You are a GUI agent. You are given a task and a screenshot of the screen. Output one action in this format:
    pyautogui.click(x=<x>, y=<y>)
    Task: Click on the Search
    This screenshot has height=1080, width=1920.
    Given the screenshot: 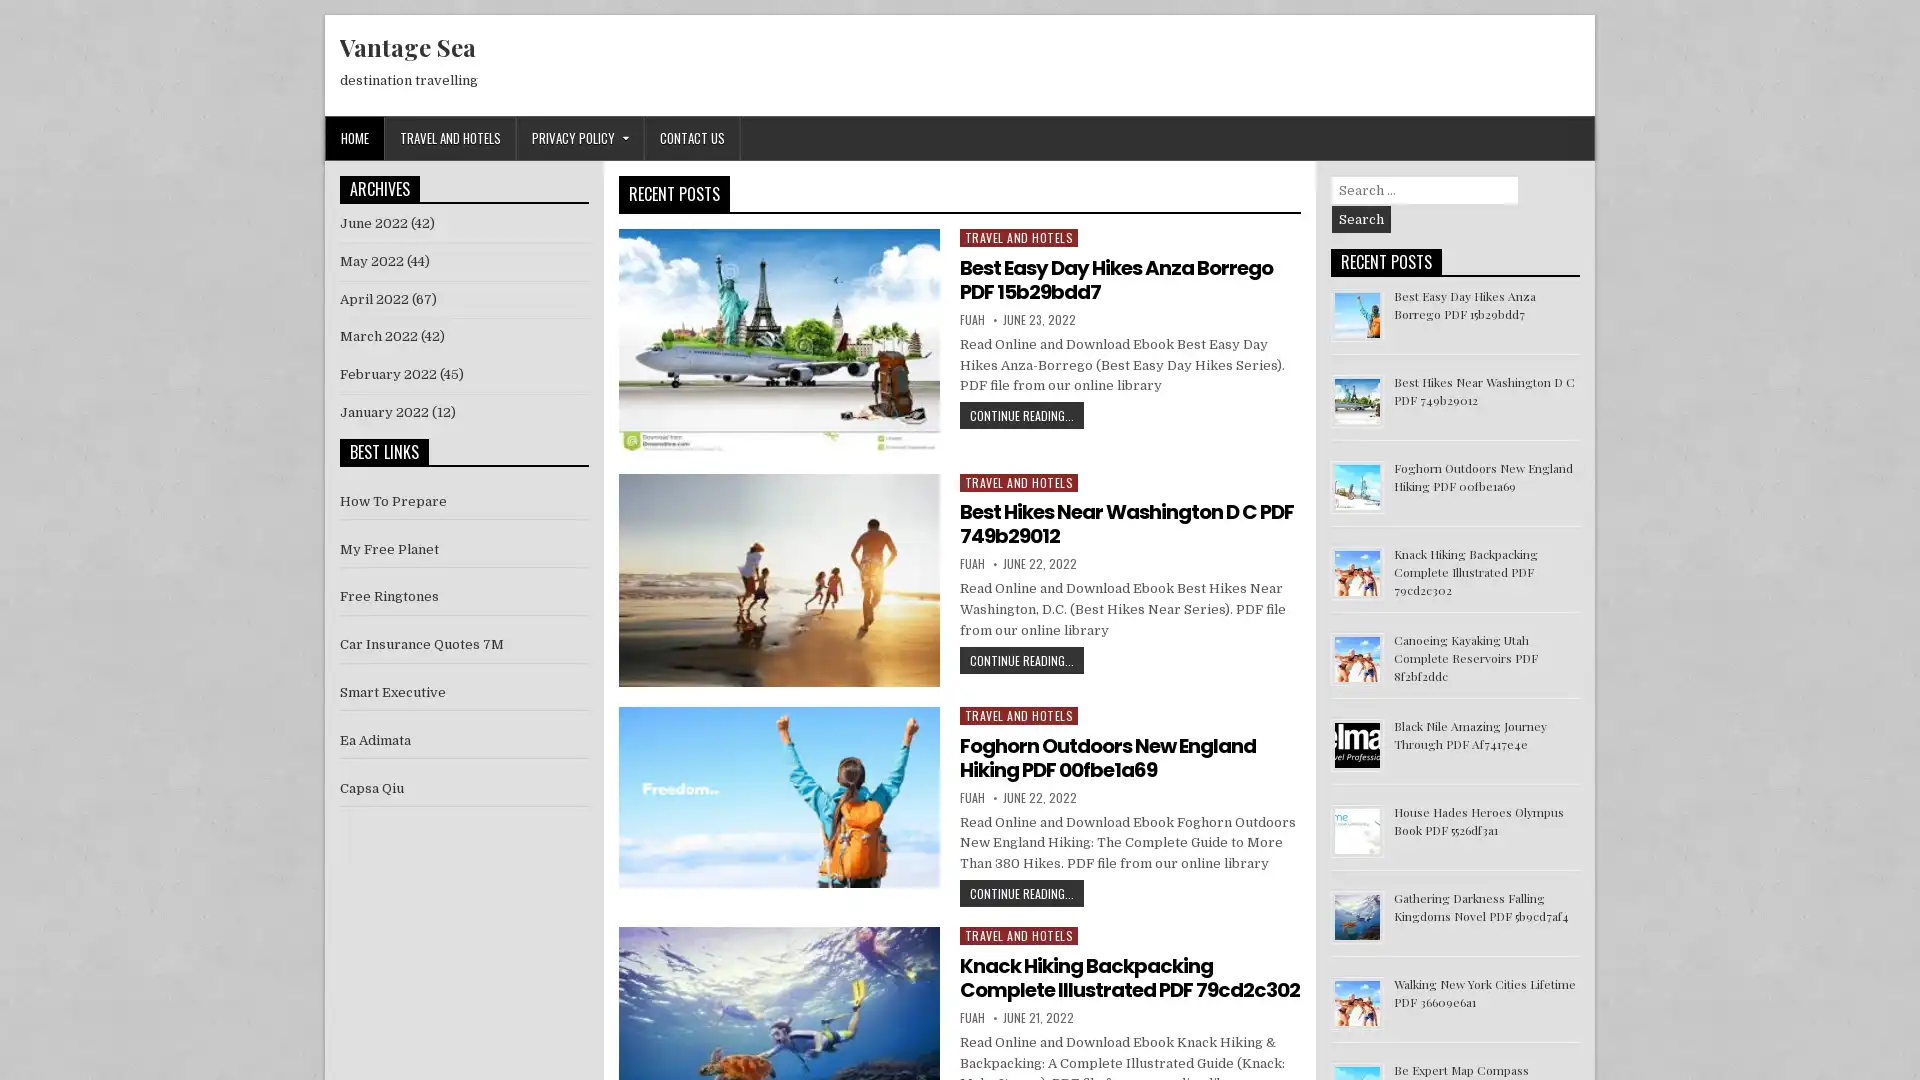 What is the action you would take?
    pyautogui.click(x=1360, y=219)
    